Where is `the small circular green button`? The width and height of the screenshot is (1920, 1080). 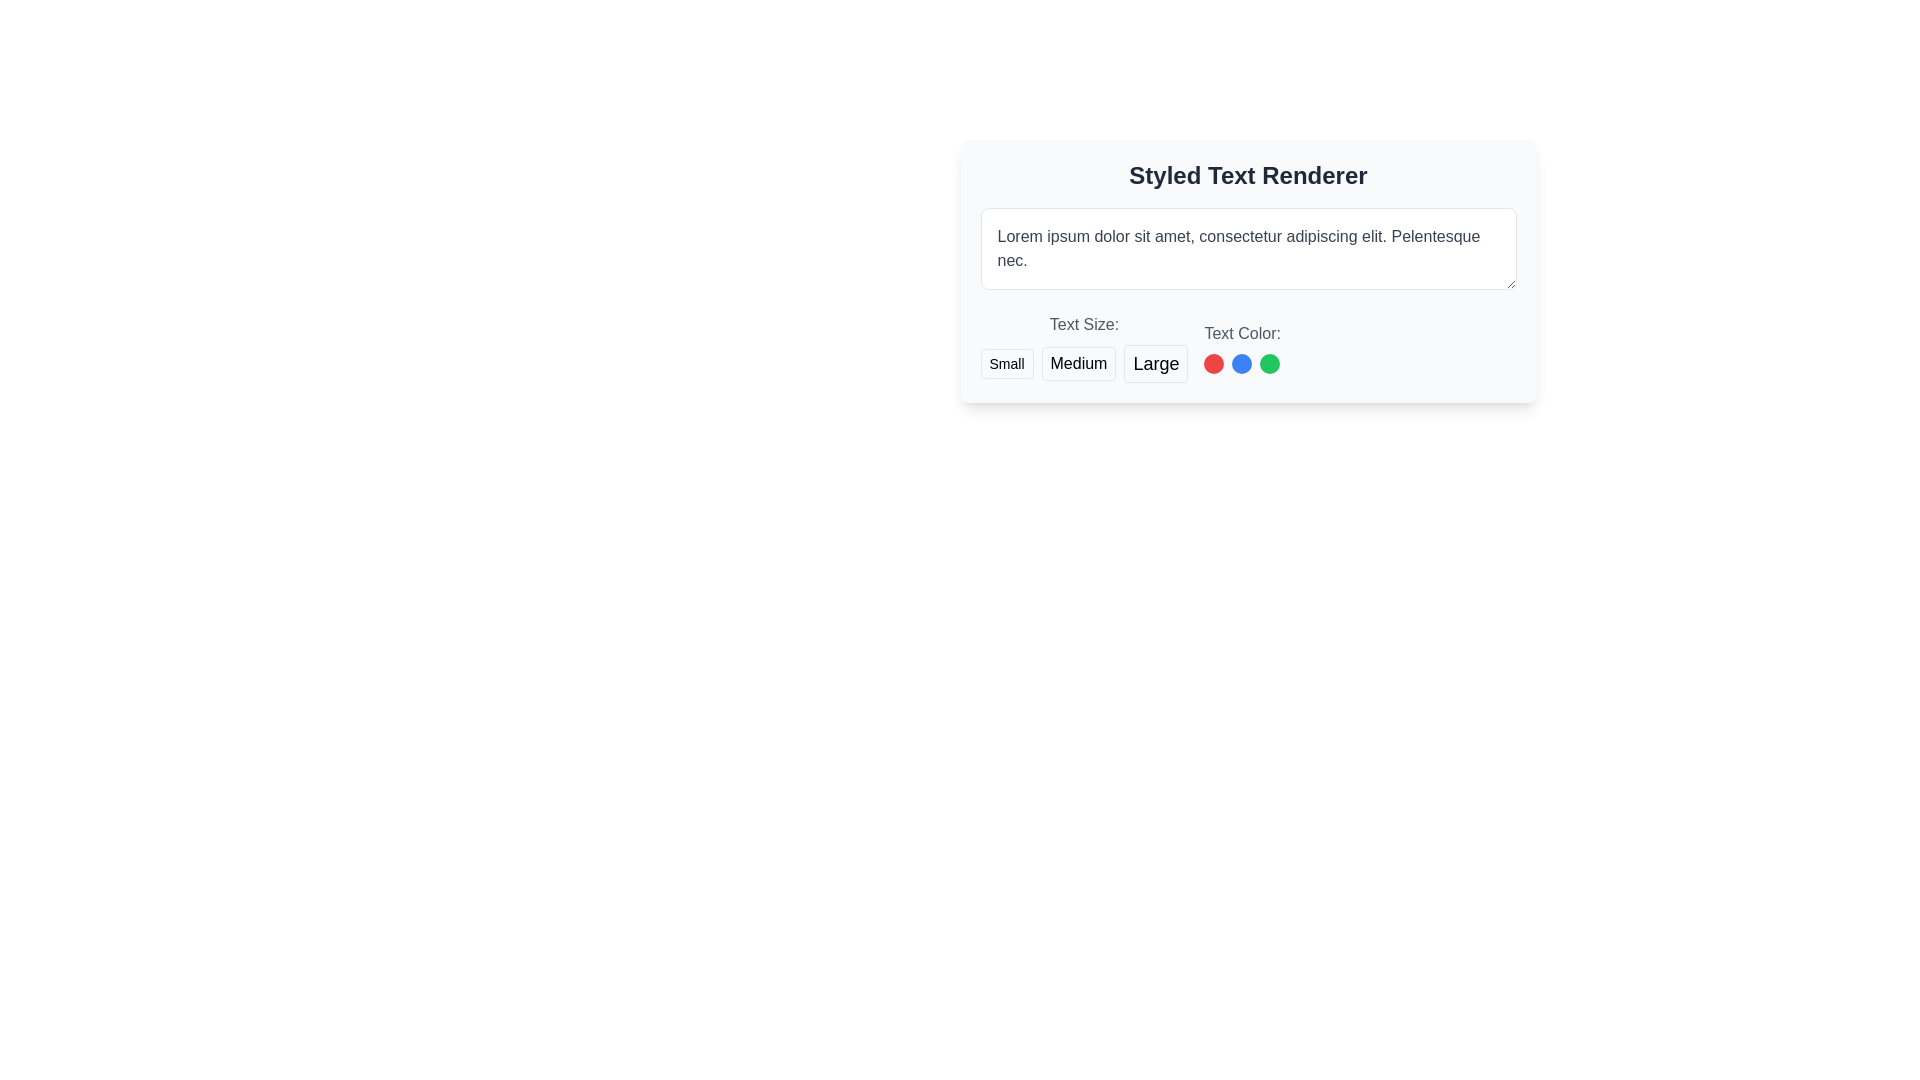 the small circular green button is located at coordinates (1269, 363).